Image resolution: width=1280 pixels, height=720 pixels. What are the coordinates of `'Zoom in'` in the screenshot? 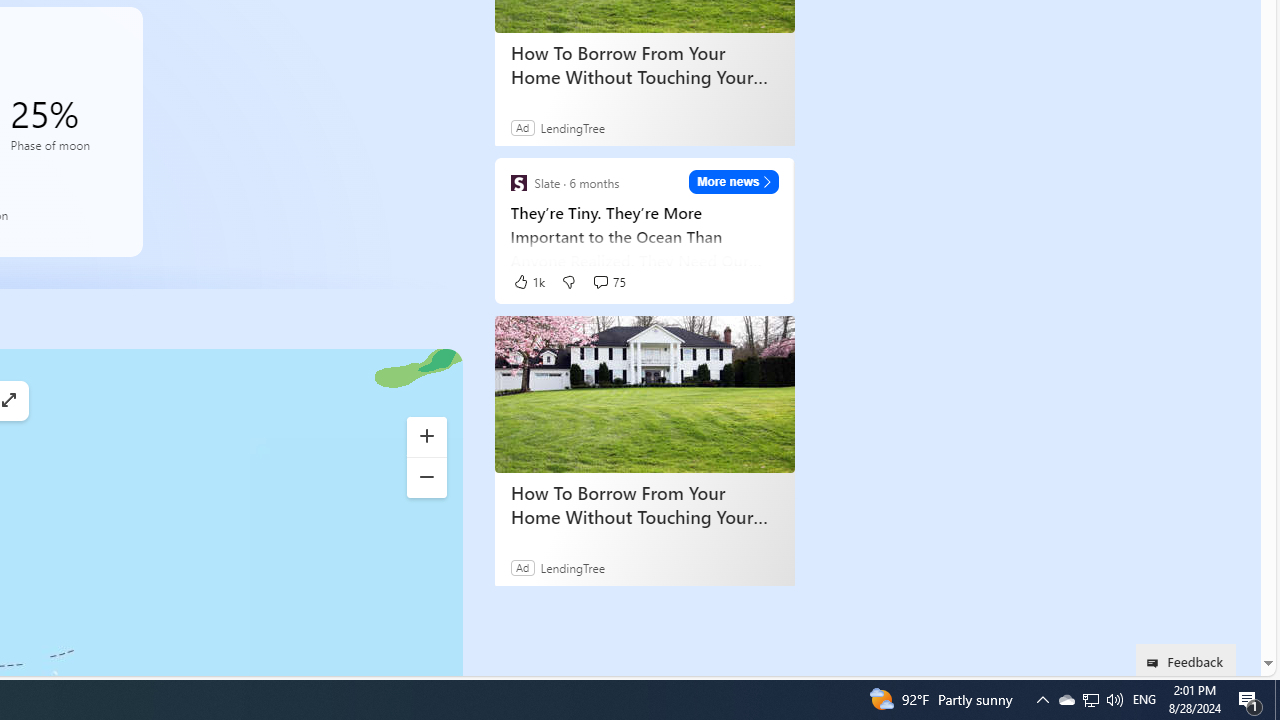 It's located at (425, 436).